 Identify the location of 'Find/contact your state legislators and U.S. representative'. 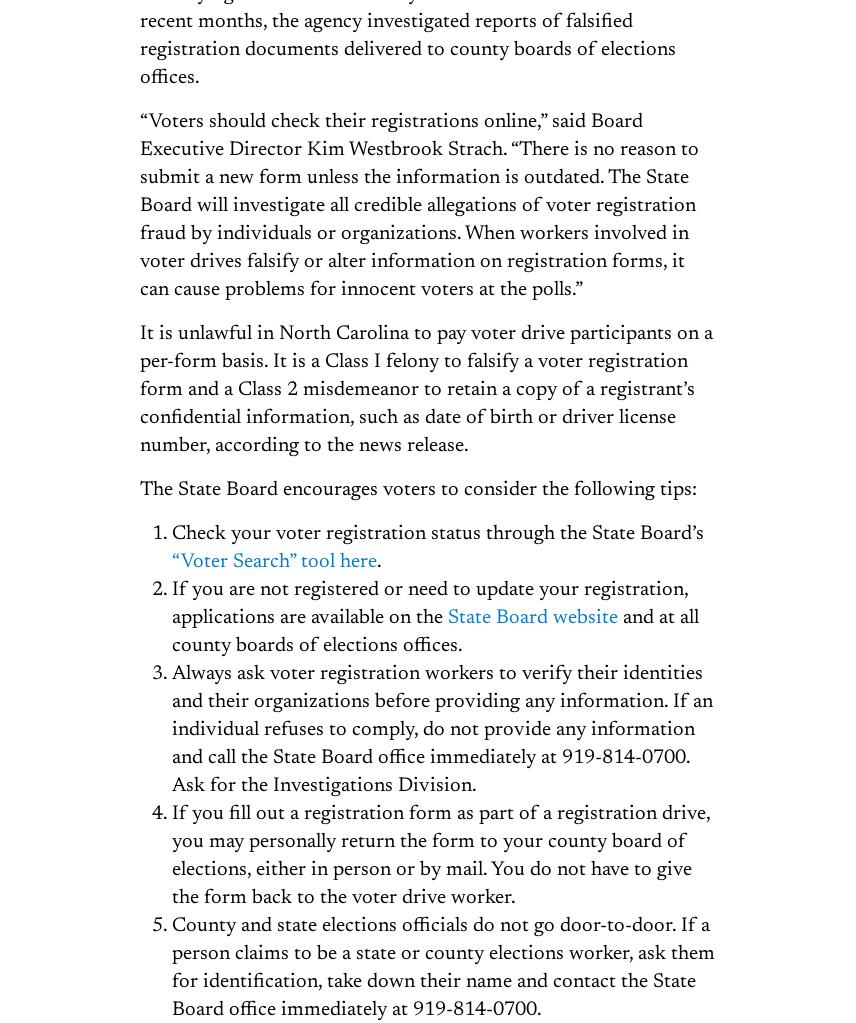
(333, 609).